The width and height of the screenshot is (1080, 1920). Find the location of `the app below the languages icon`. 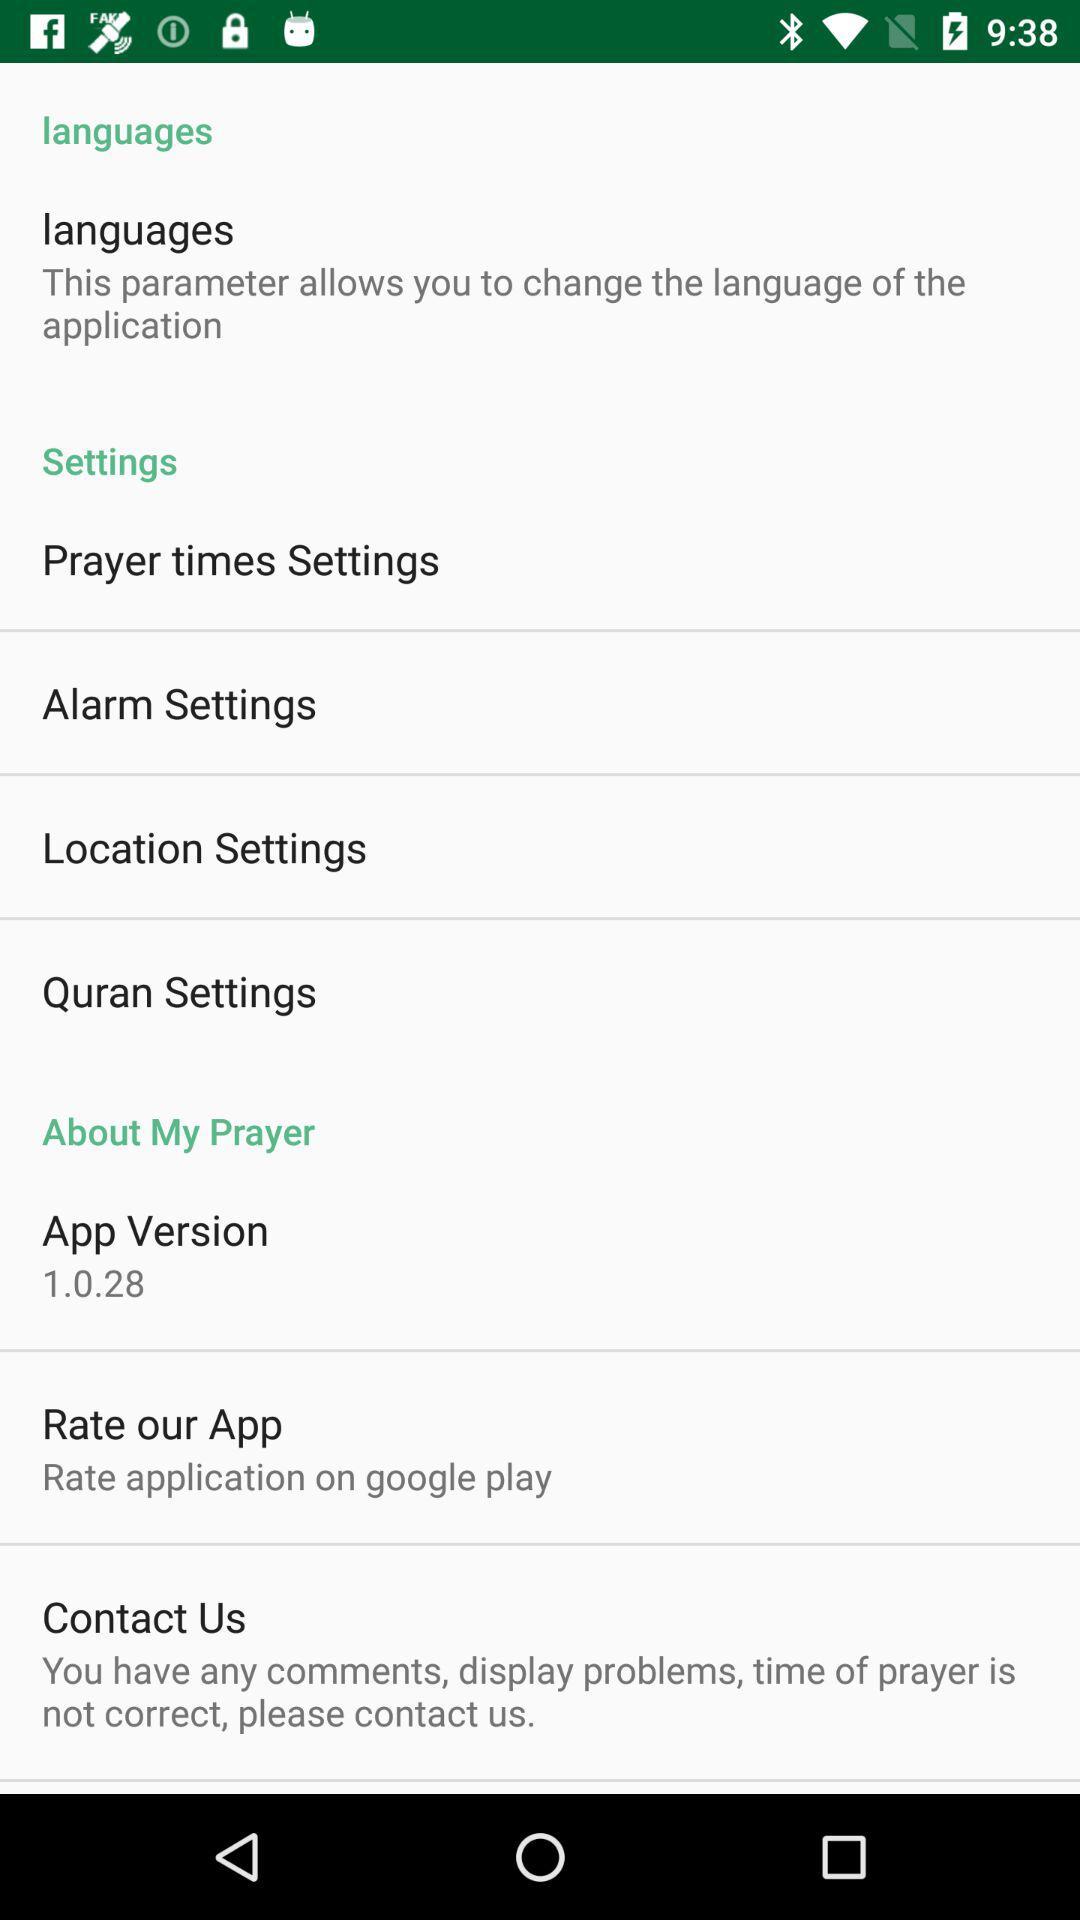

the app below the languages icon is located at coordinates (540, 301).